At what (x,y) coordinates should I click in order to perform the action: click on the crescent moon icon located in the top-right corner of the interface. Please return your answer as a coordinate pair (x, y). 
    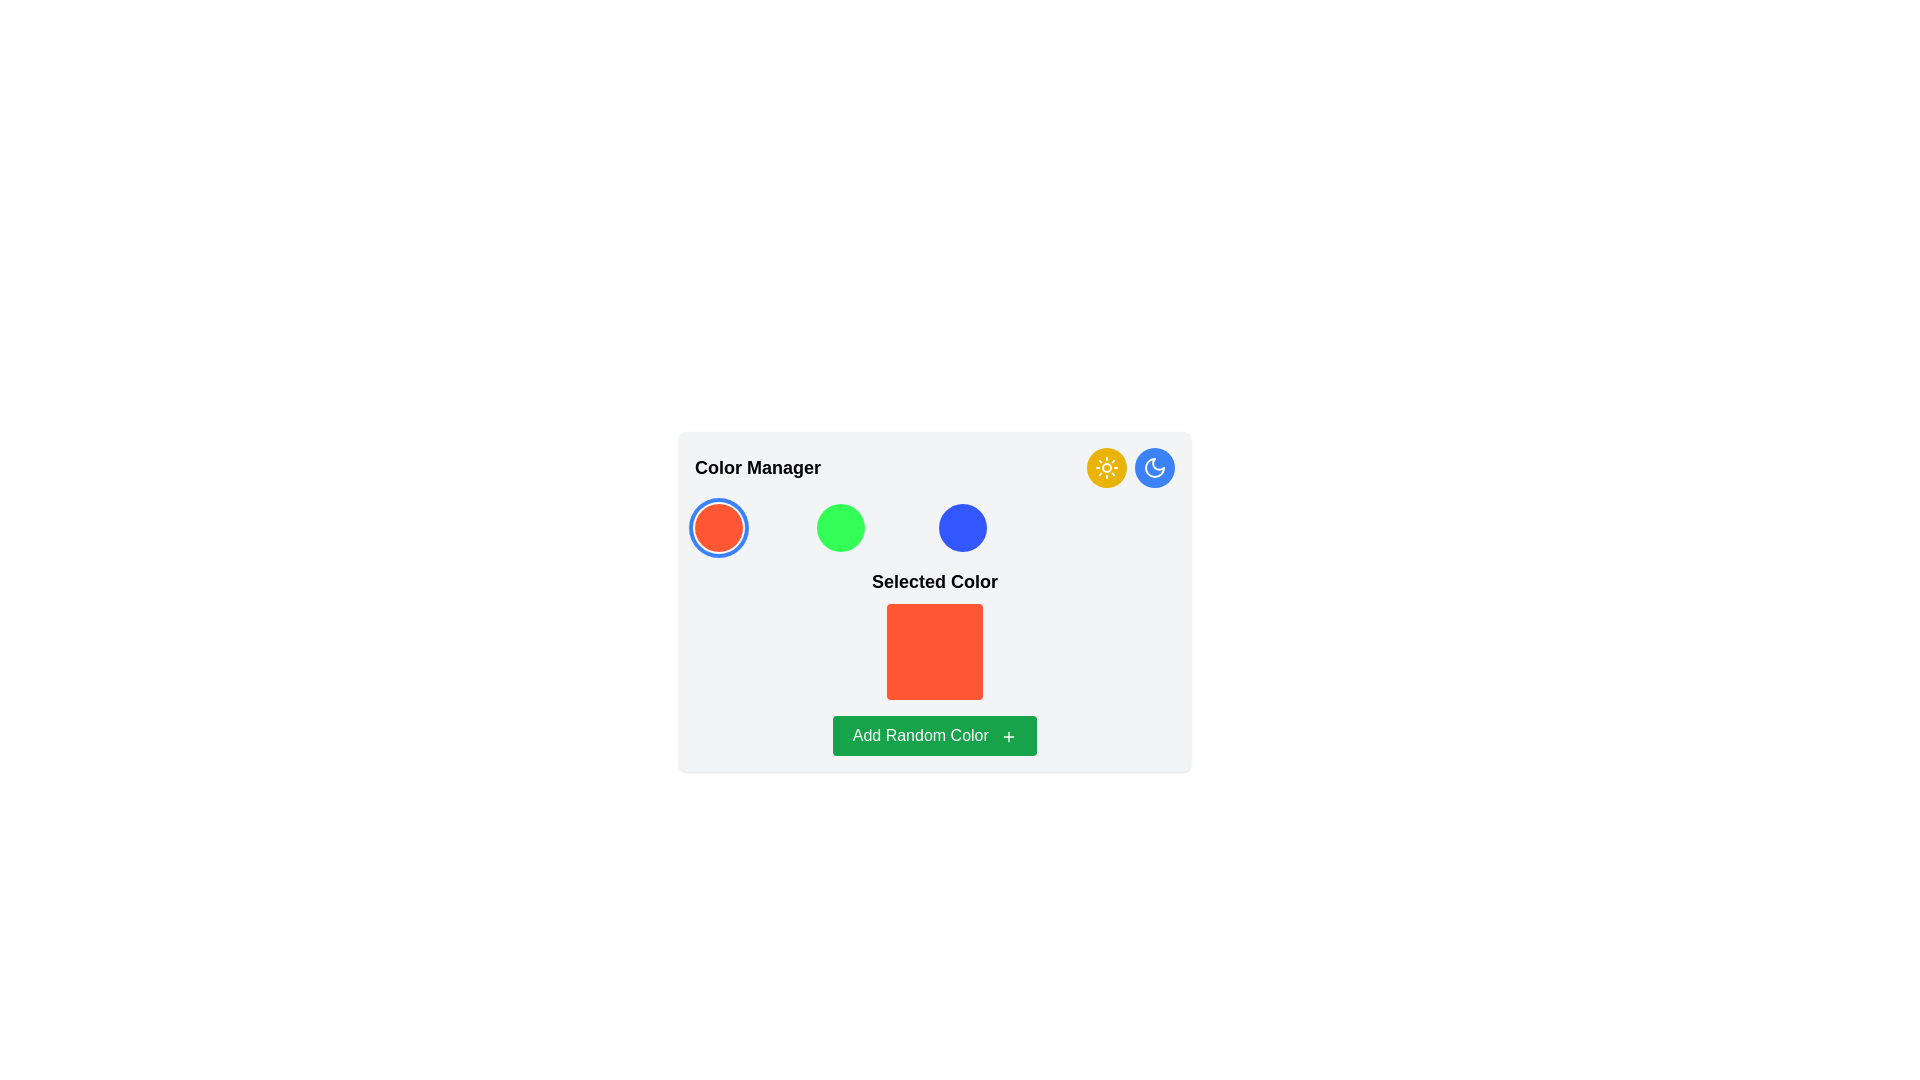
    Looking at the image, I should click on (1155, 467).